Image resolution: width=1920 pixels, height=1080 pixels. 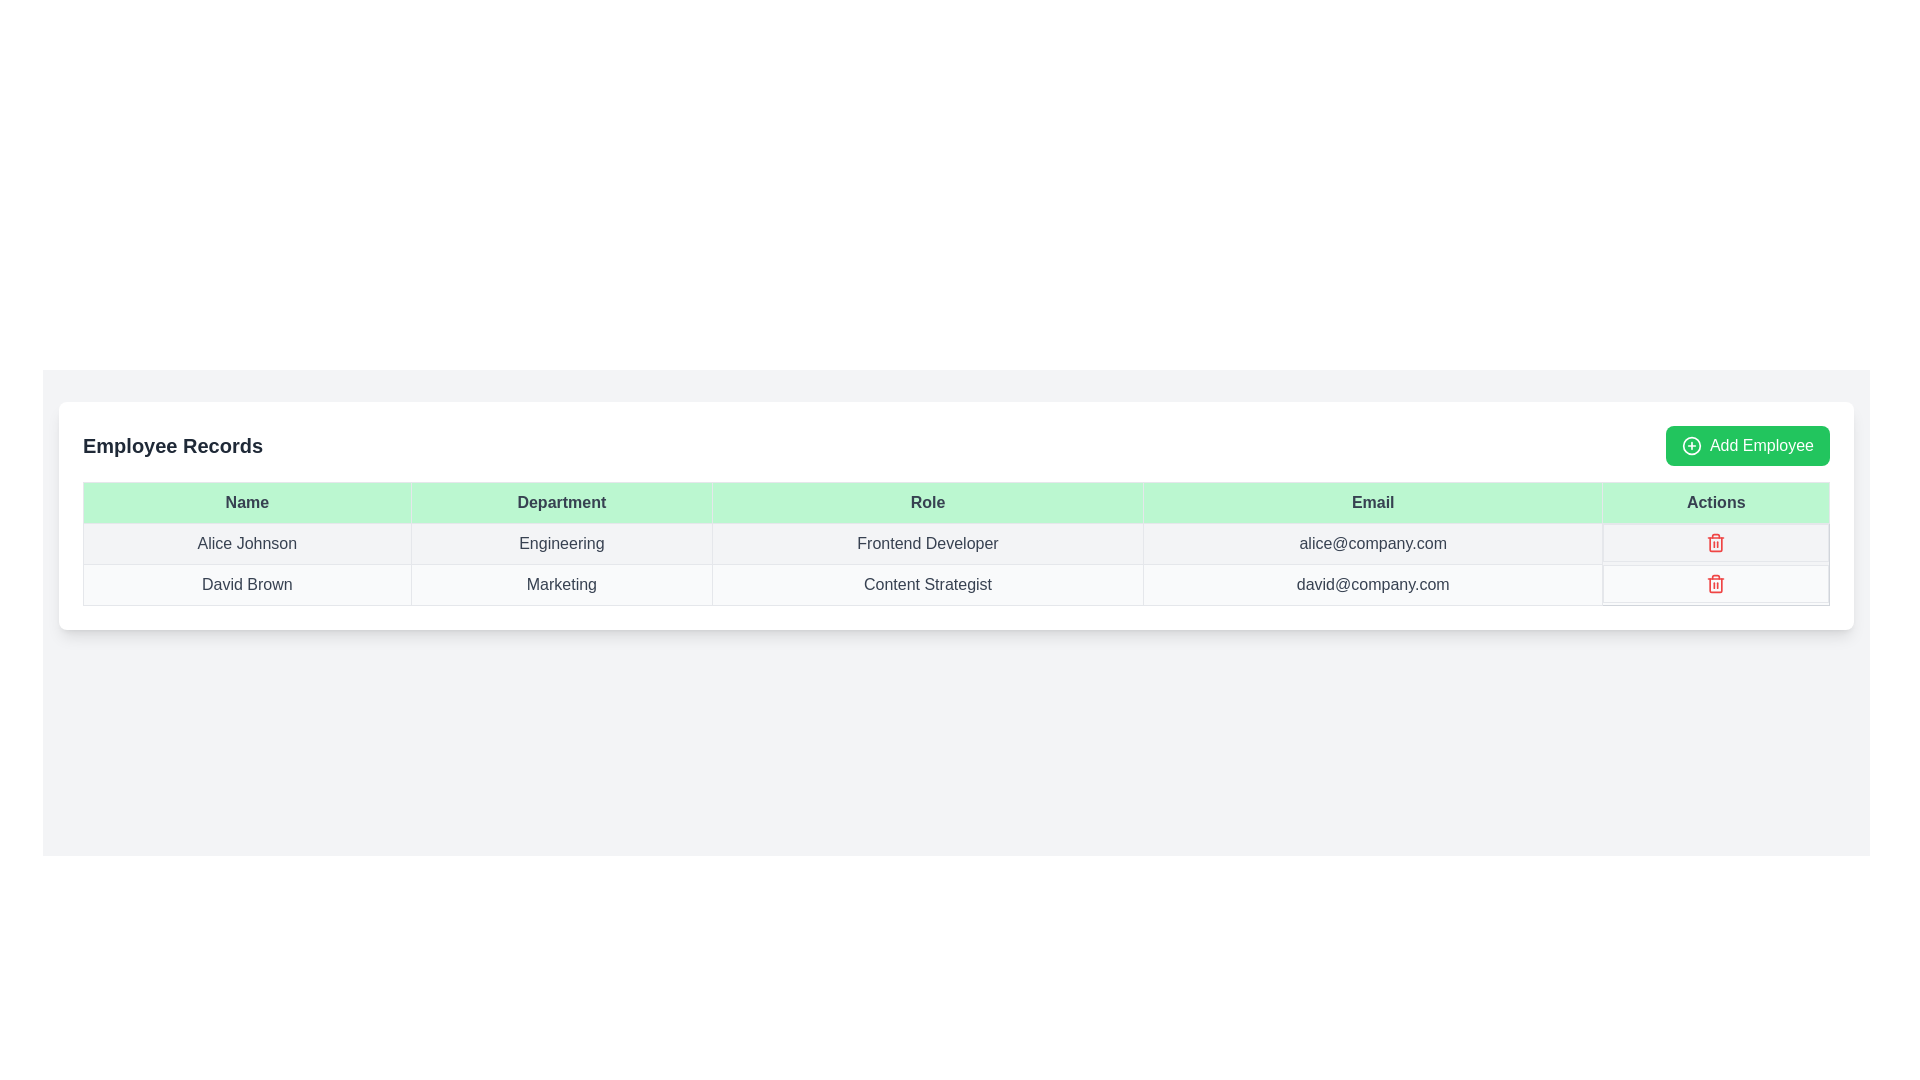 I want to click on the Text Label that serves as the column header for roles, located between 'Department' and 'Email' in the green-shaded header row of the table, so click(x=926, y=501).